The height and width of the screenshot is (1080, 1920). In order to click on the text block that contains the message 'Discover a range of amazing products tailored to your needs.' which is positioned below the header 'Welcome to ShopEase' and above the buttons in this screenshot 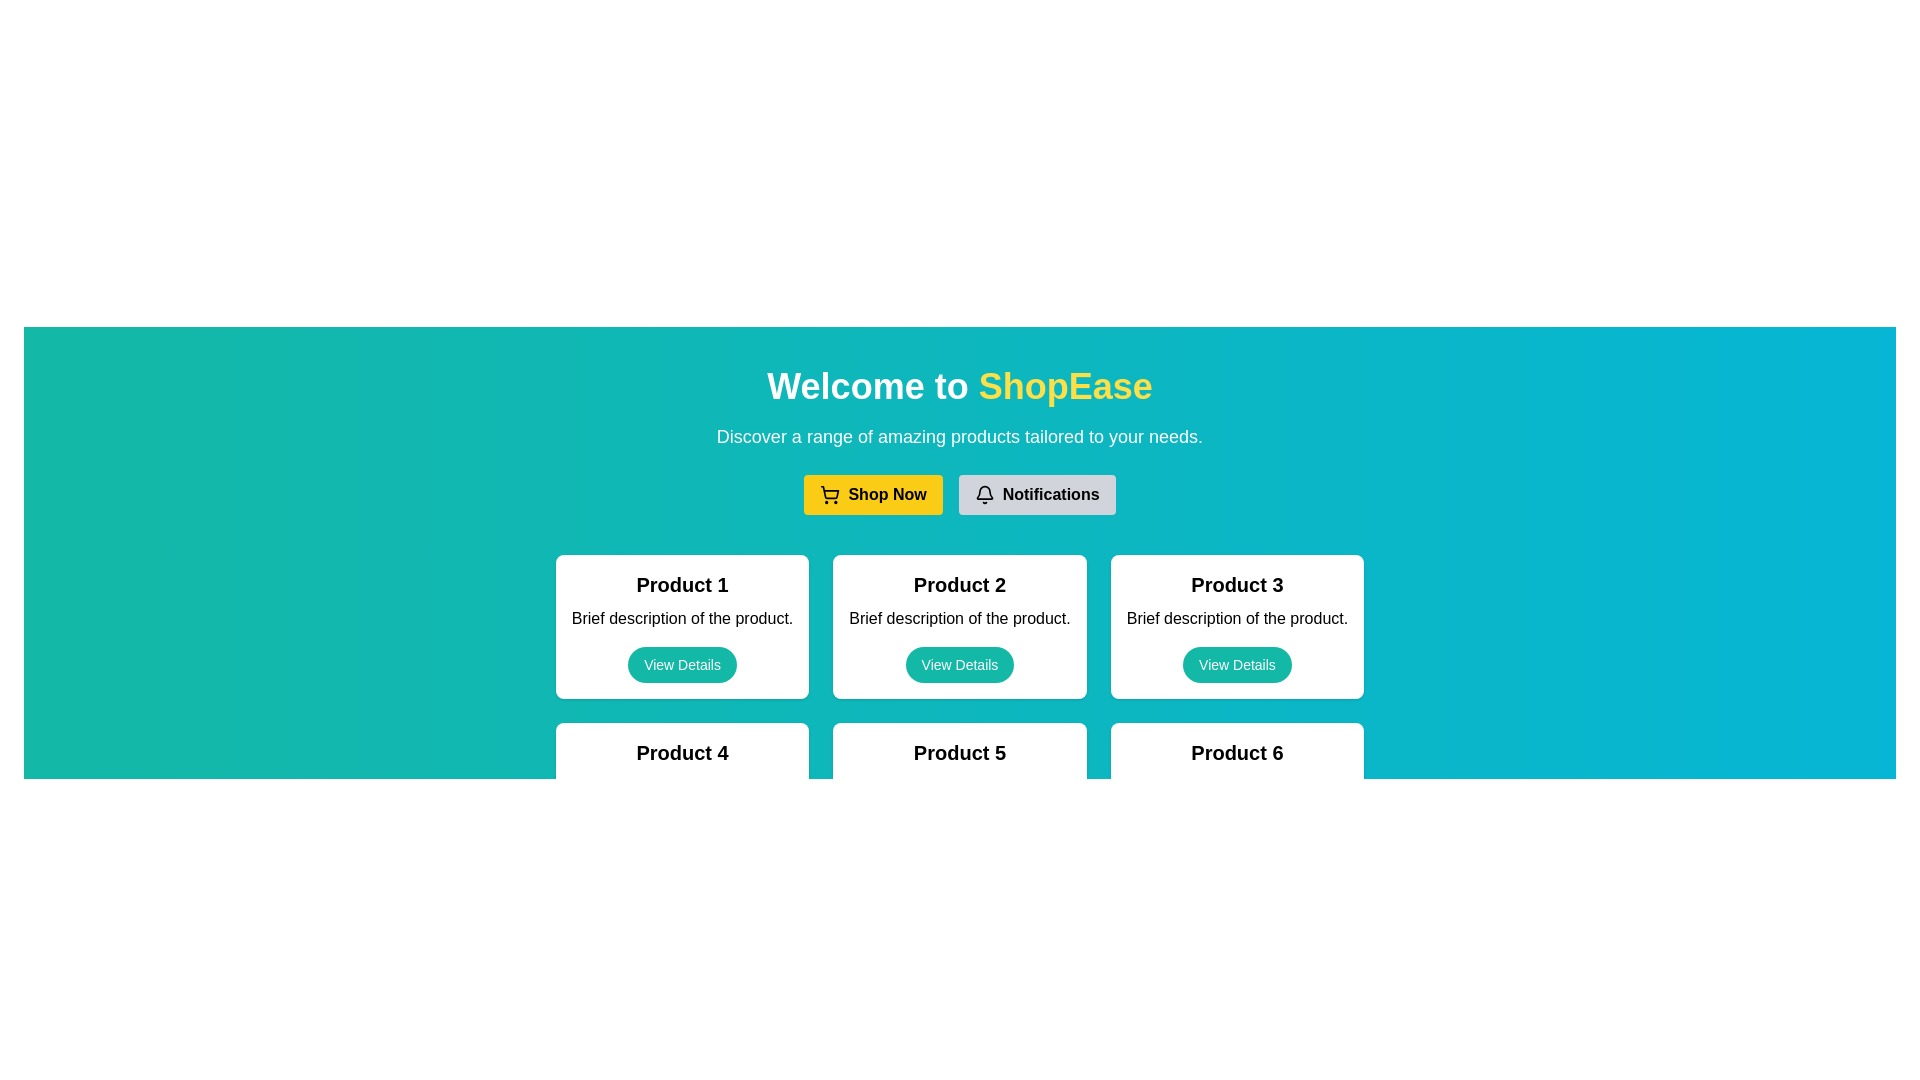, I will do `click(960, 435)`.